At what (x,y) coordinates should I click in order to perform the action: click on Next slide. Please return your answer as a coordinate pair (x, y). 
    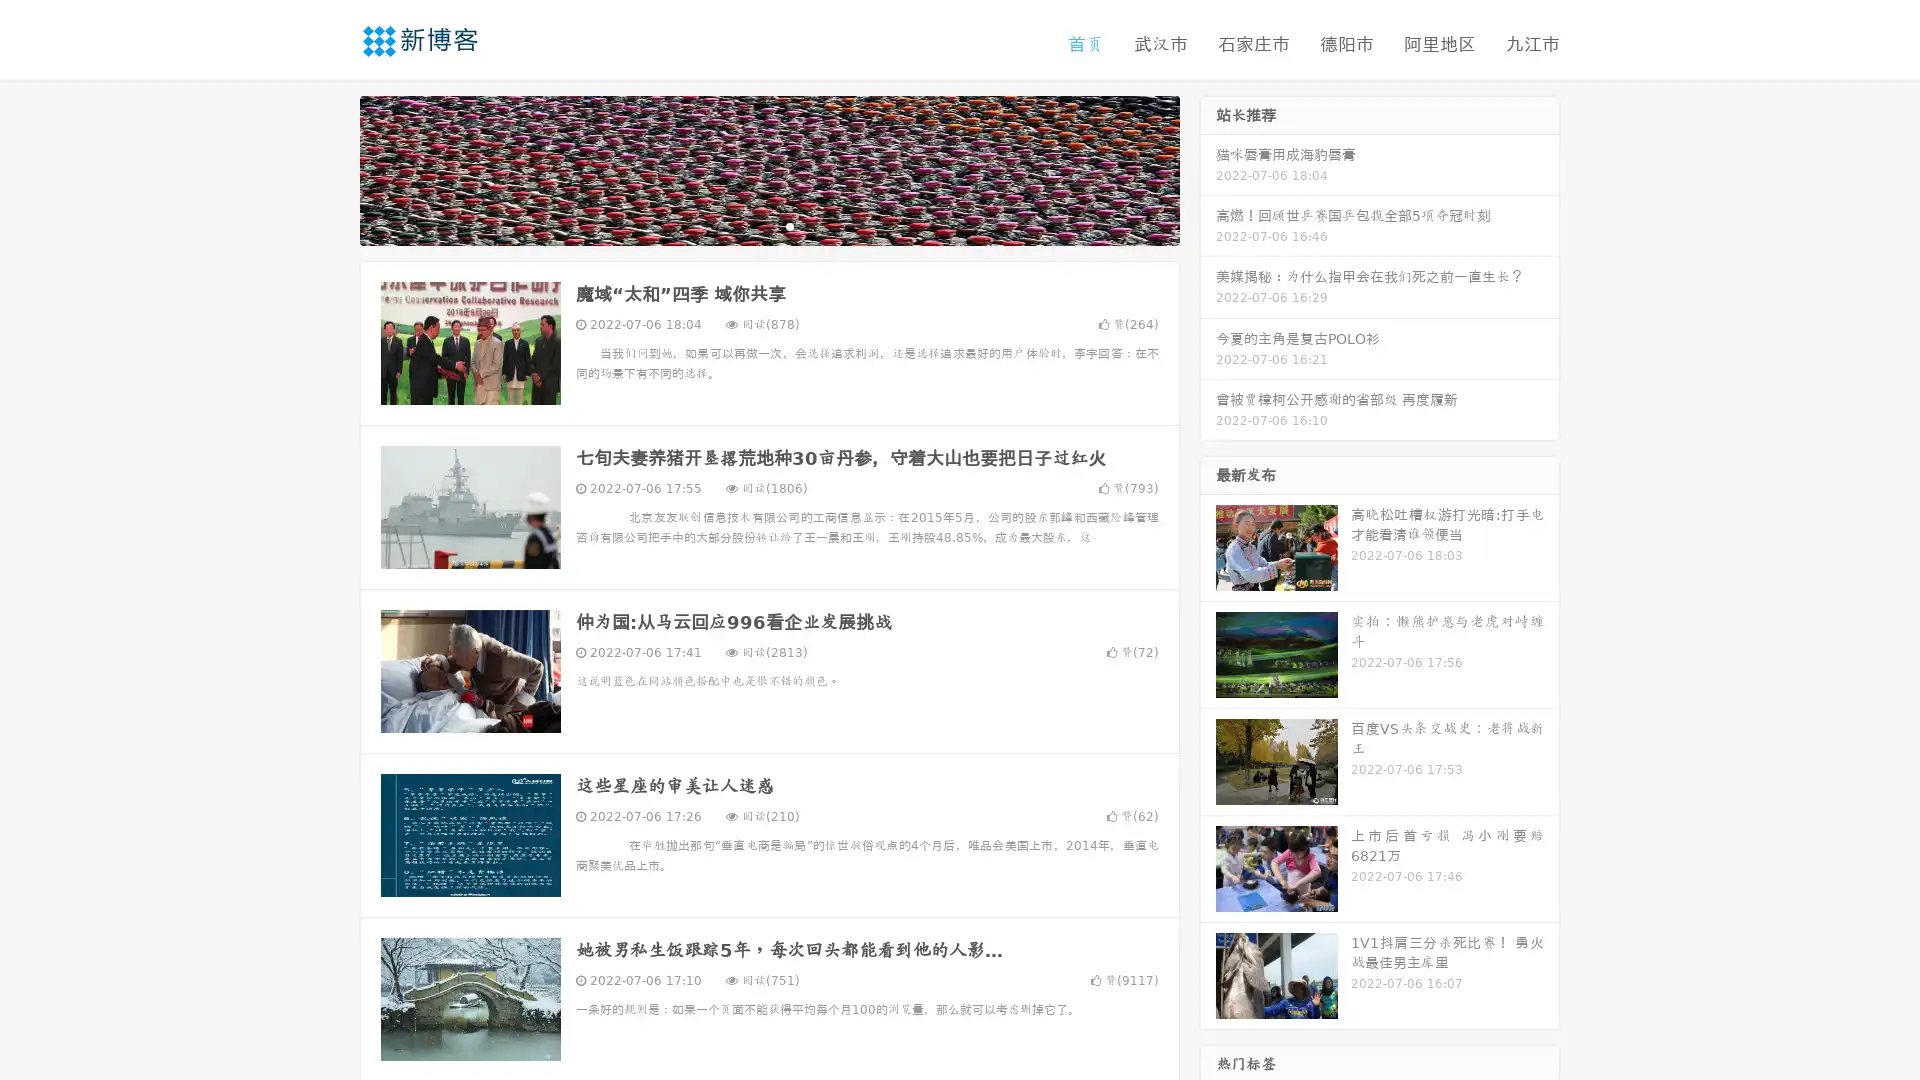
    Looking at the image, I should click on (1208, 168).